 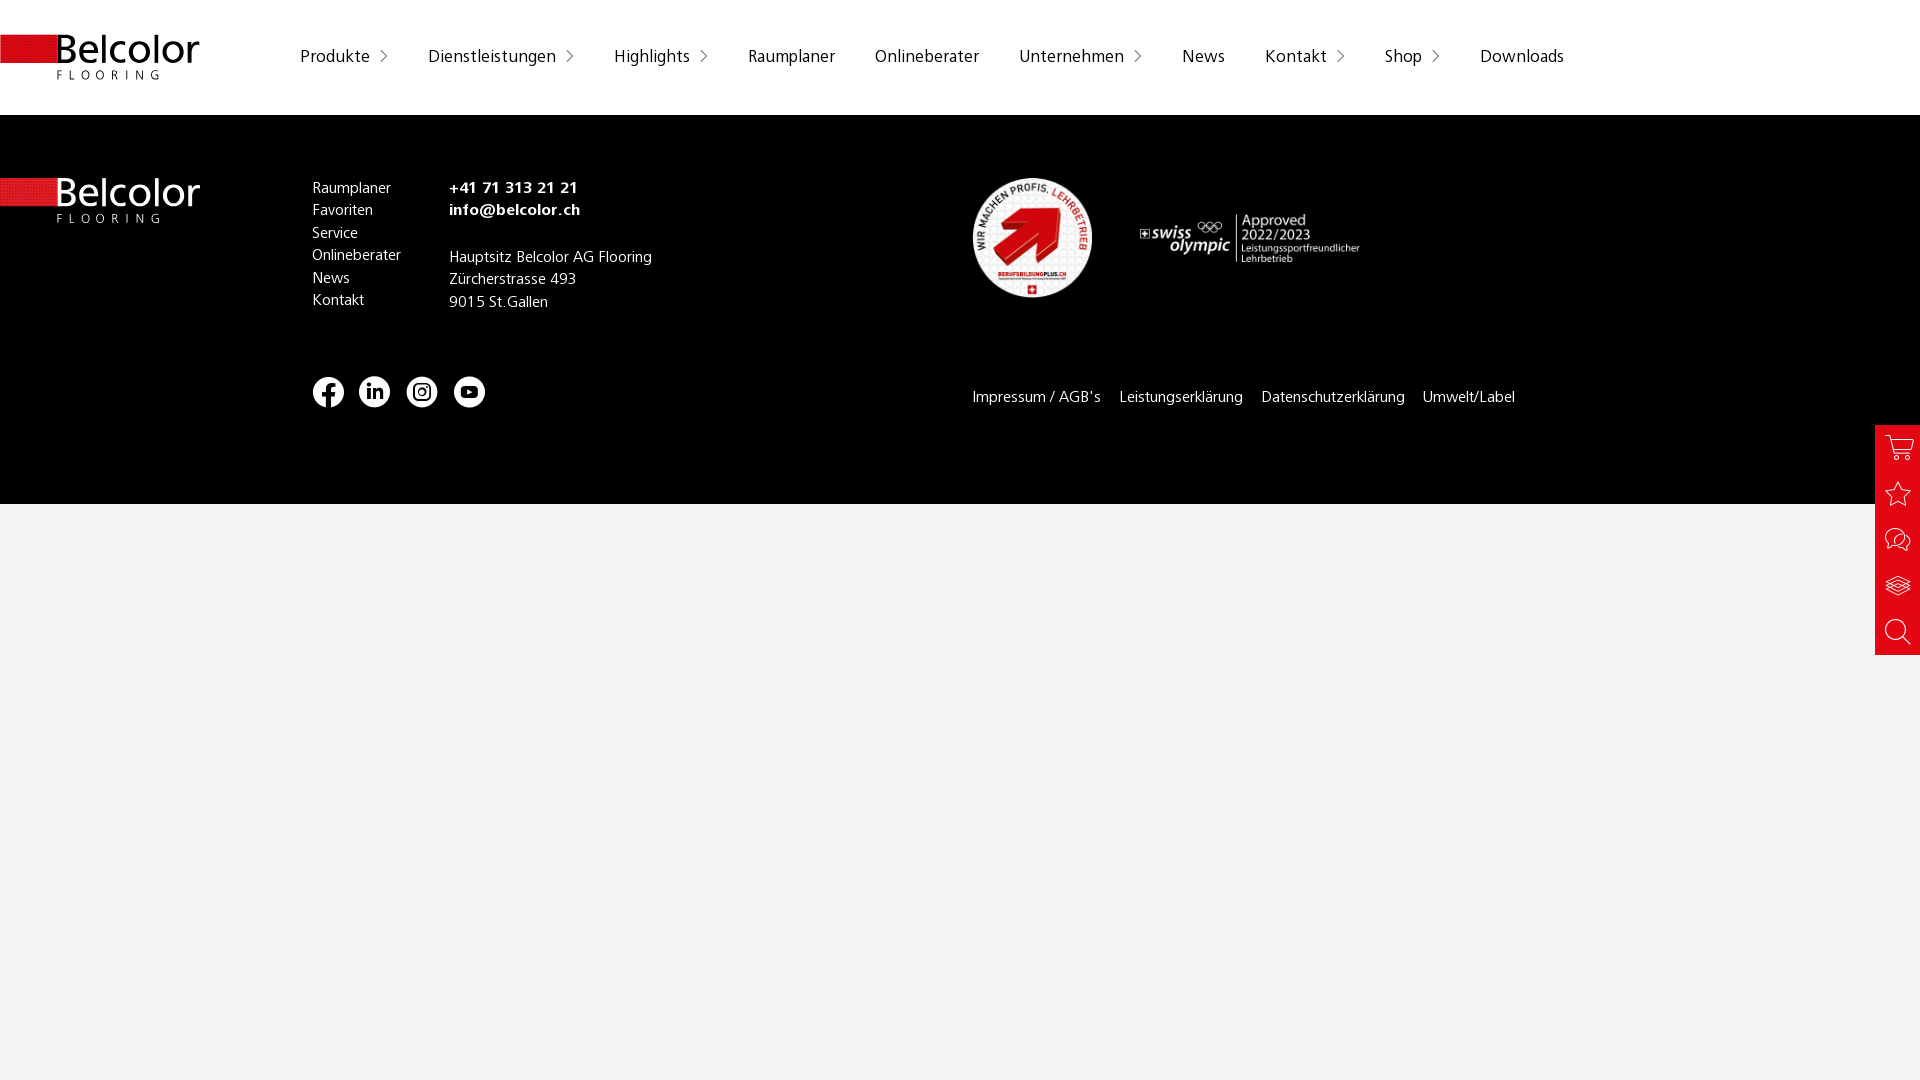 What do you see at coordinates (356, 278) in the screenshot?
I see `'News'` at bounding box center [356, 278].